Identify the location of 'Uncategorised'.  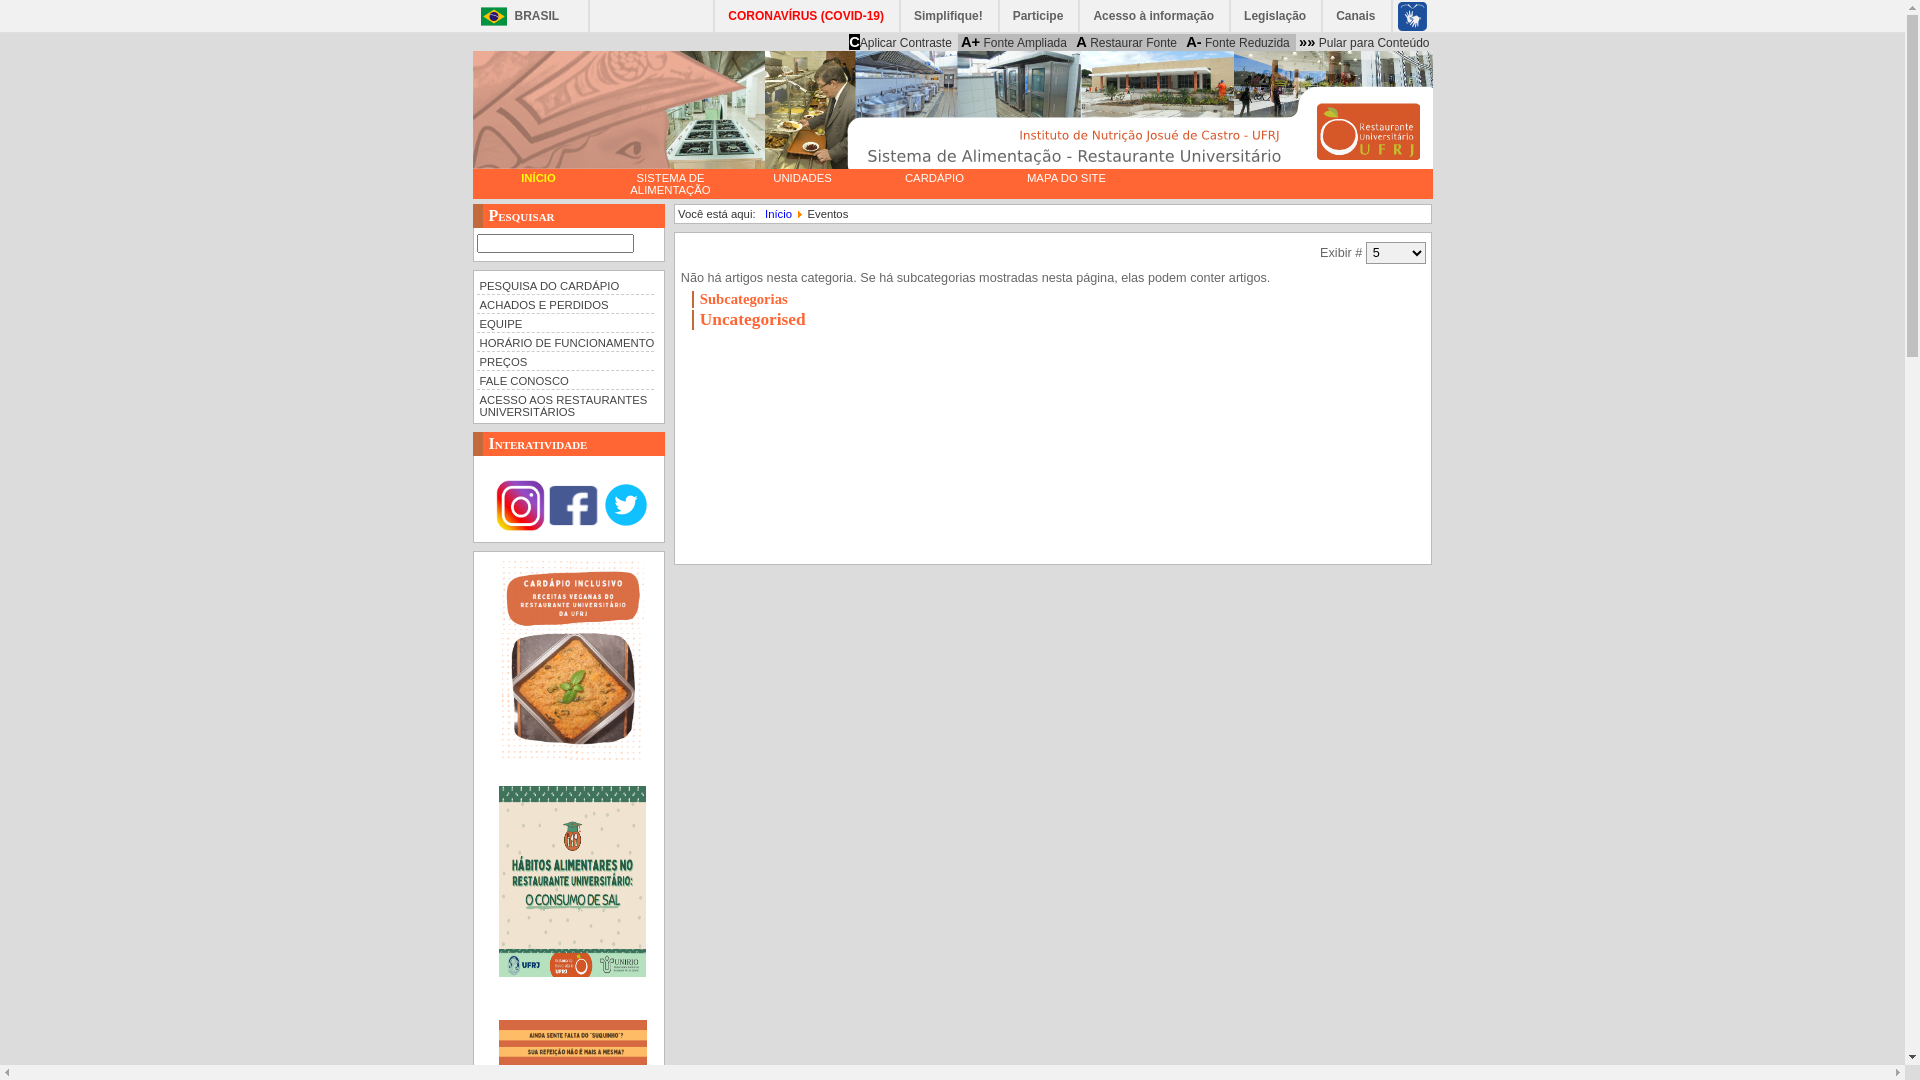
(752, 318).